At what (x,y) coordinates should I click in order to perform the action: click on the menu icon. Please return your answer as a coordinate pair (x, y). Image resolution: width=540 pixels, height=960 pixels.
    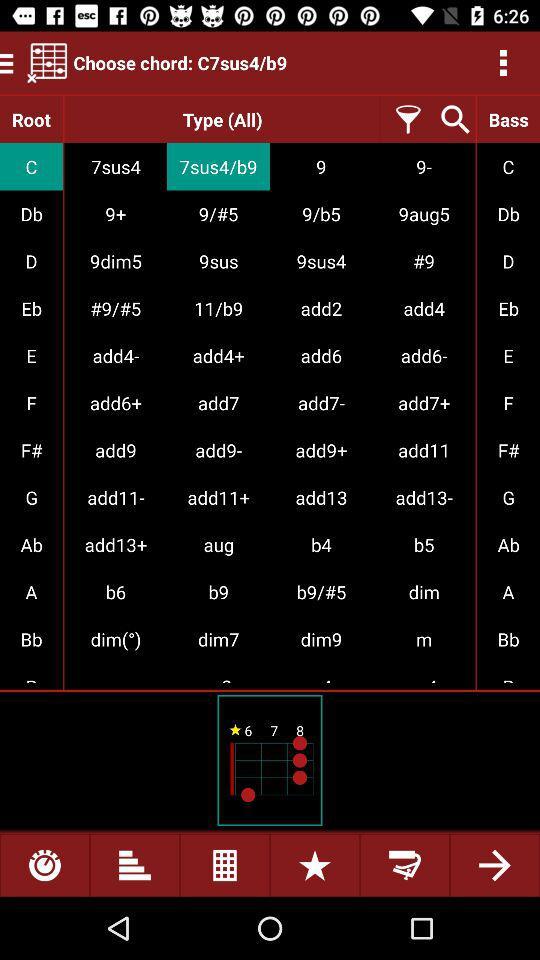
    Looking at the image, I should click on (9, 62).